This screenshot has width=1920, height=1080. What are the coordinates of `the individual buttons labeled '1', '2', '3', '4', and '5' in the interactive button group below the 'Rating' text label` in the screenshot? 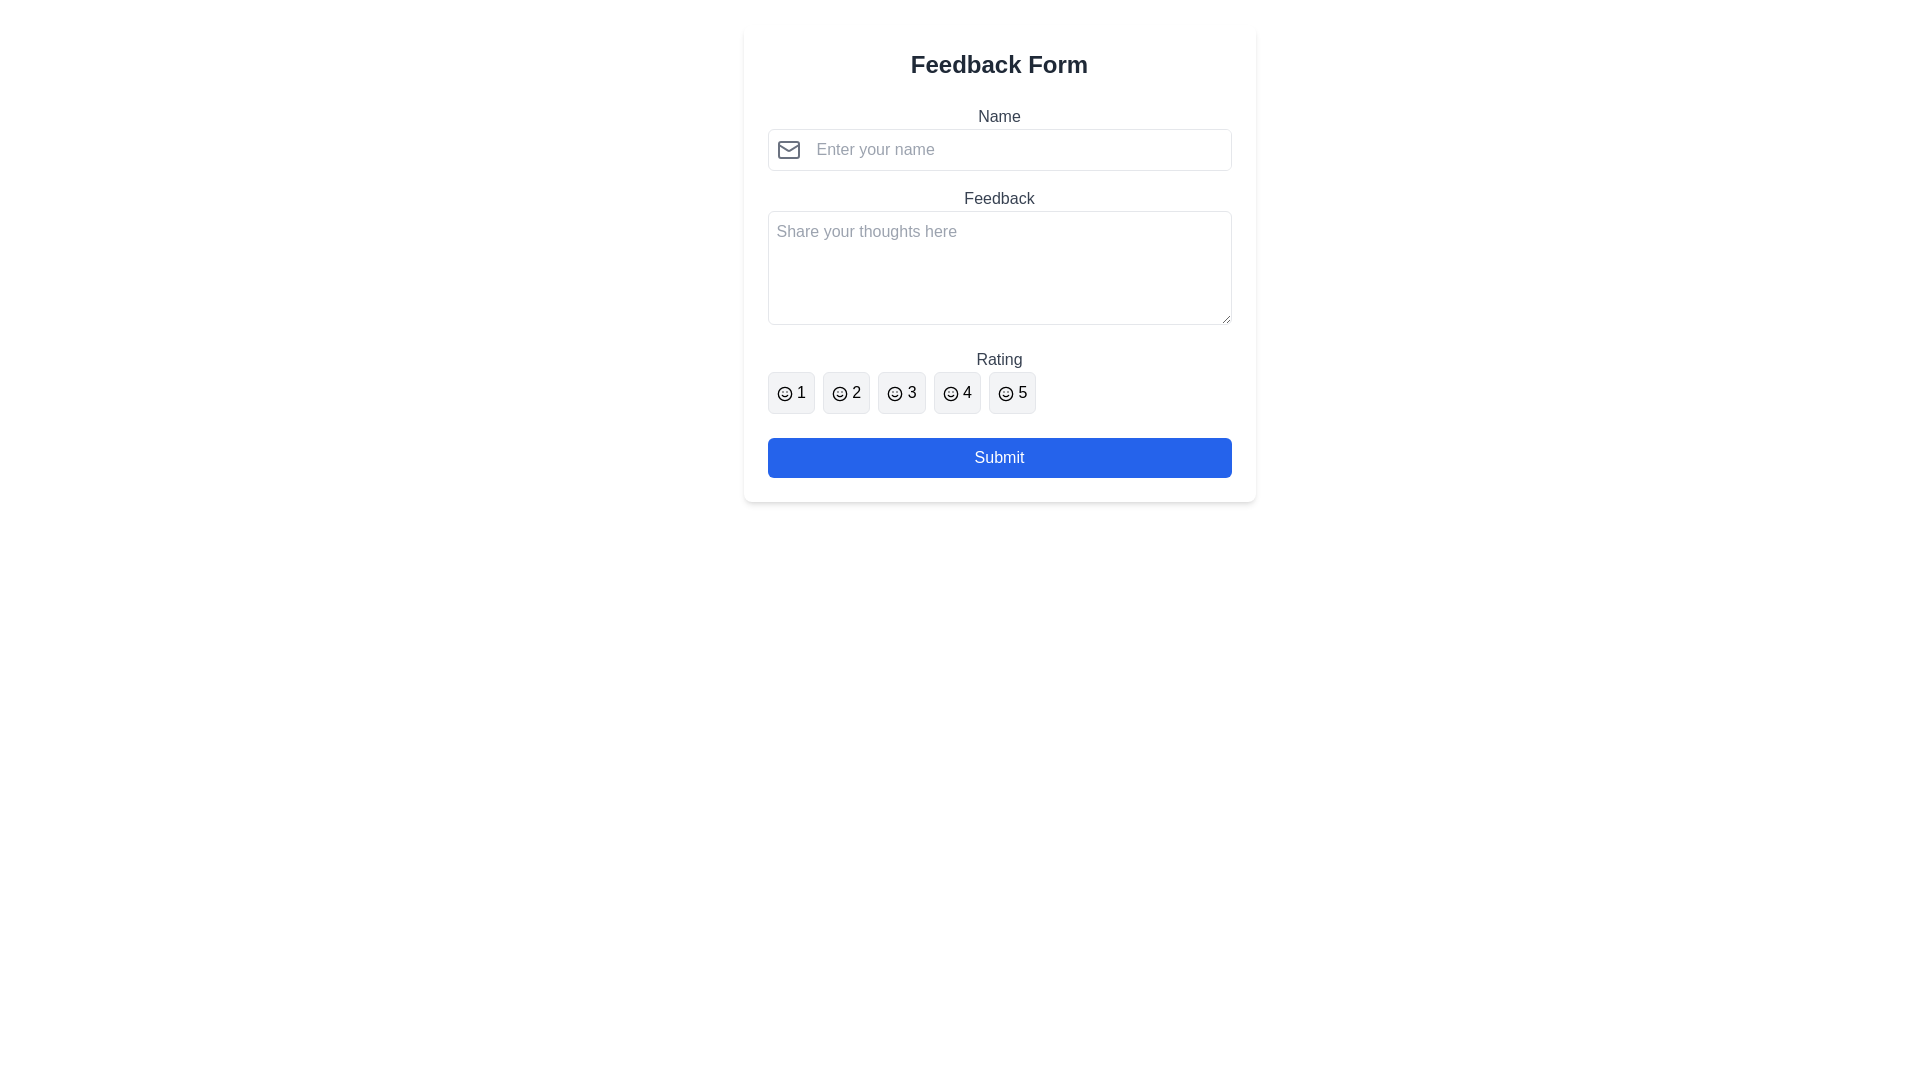 It's located at (999, 393).